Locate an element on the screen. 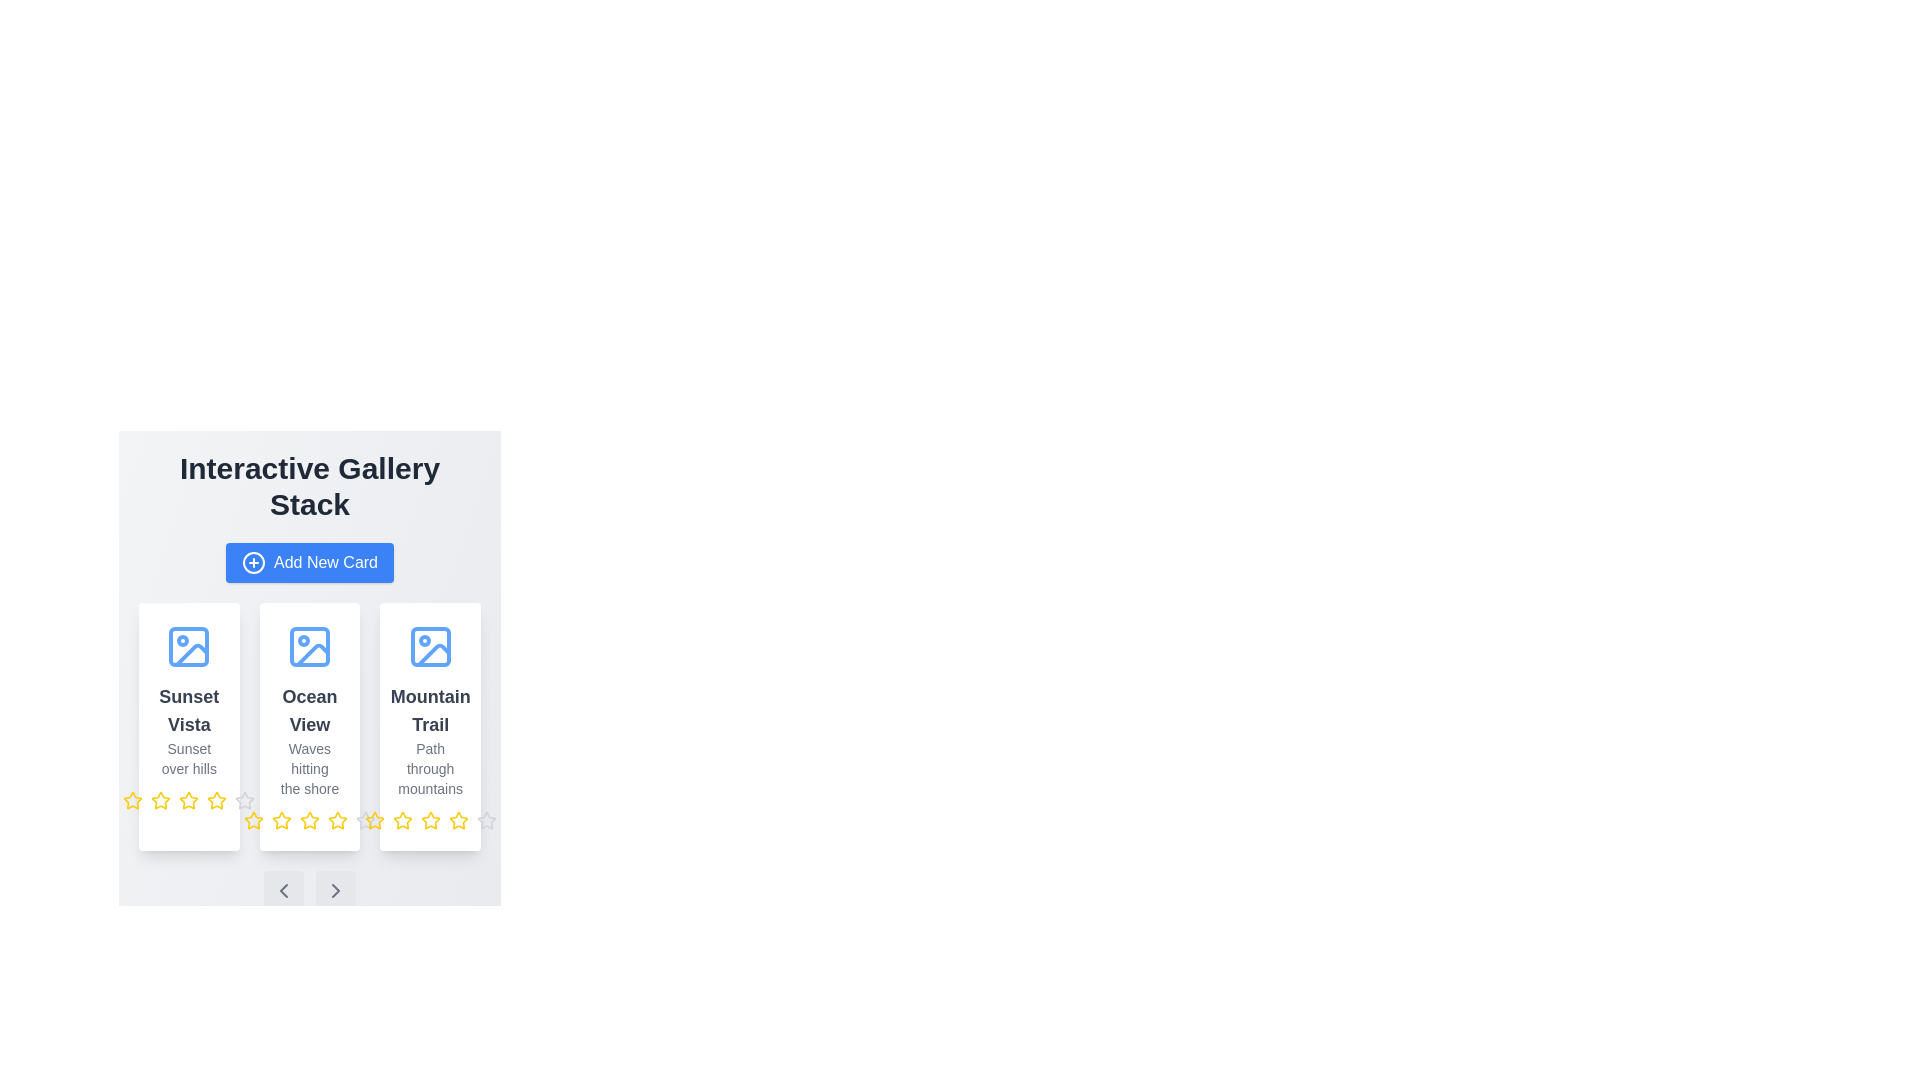 This screenshot has width=1920, height=1080. the yellow star icon in the 5-star rating system under the 'Mountain Trail' card is located at coordinates (401, 821).